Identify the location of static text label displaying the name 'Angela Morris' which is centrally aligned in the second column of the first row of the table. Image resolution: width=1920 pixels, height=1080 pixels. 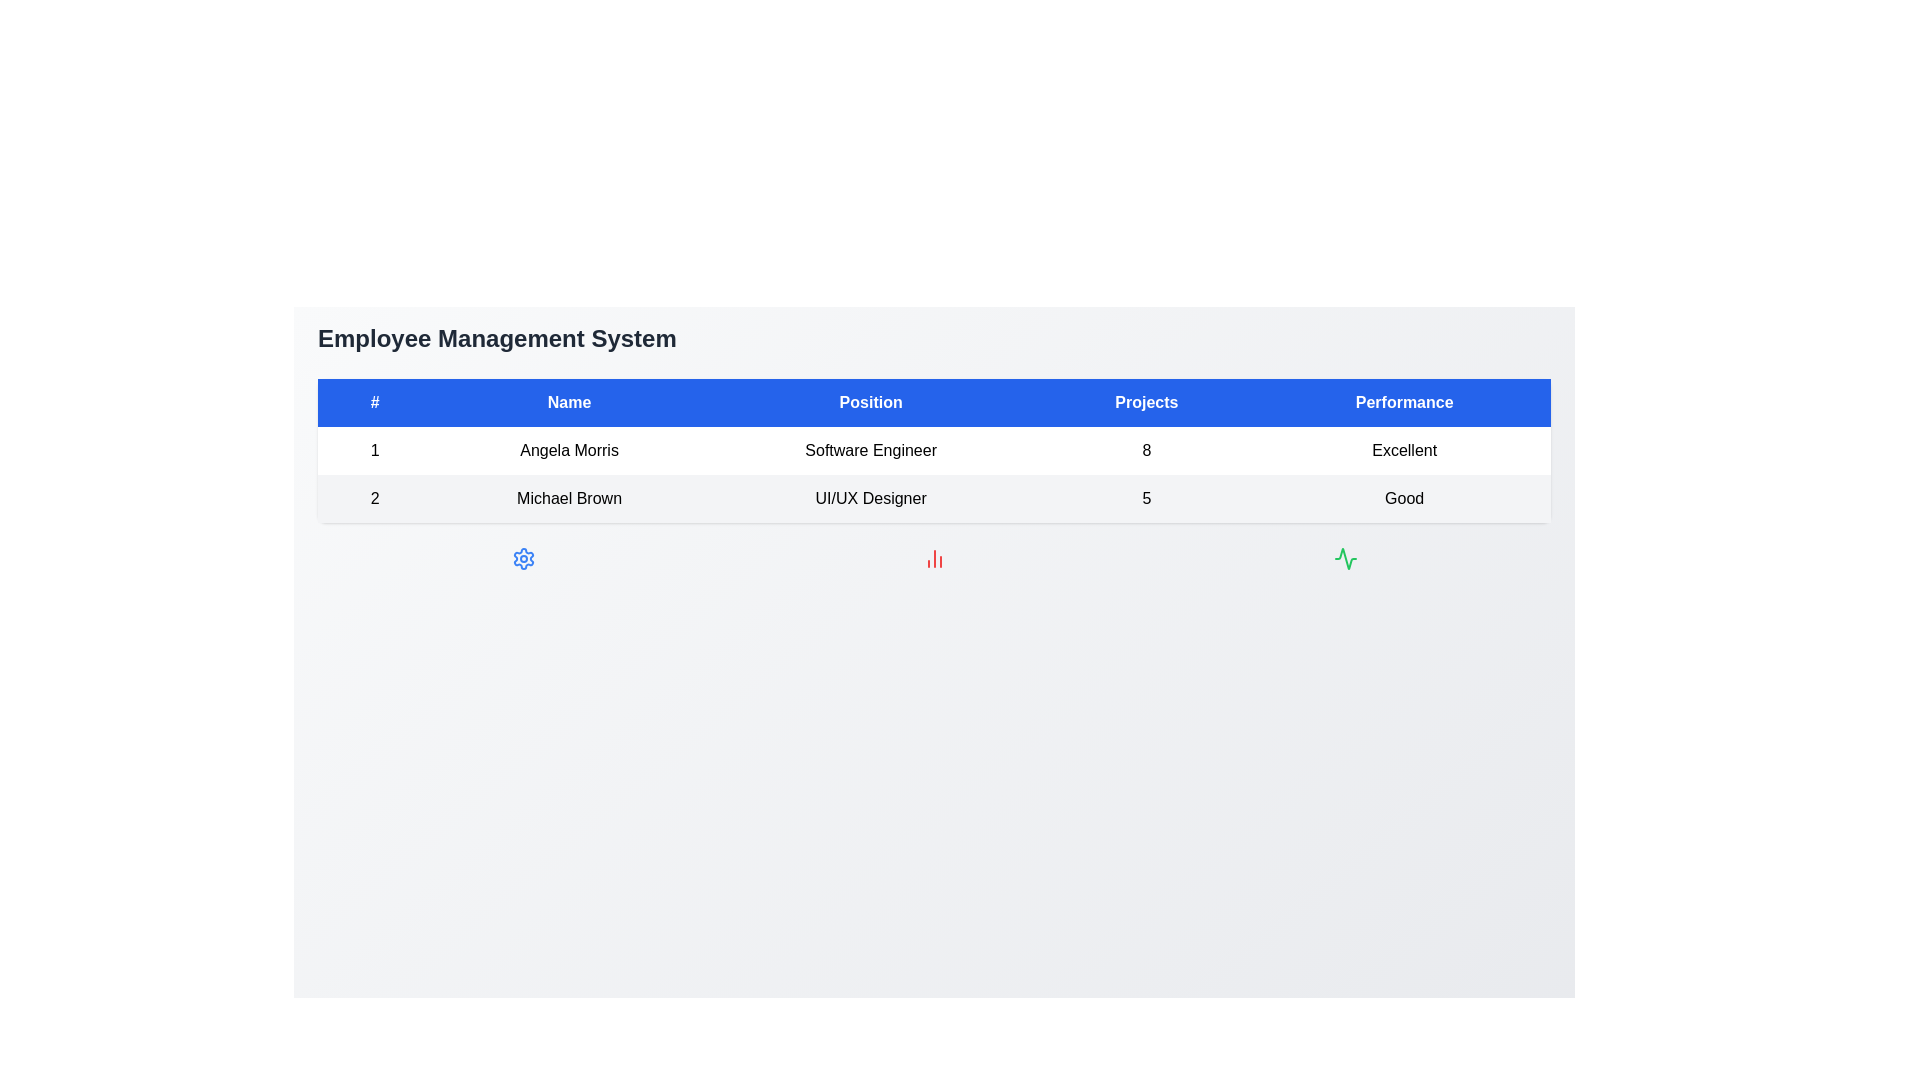
(568, 451).